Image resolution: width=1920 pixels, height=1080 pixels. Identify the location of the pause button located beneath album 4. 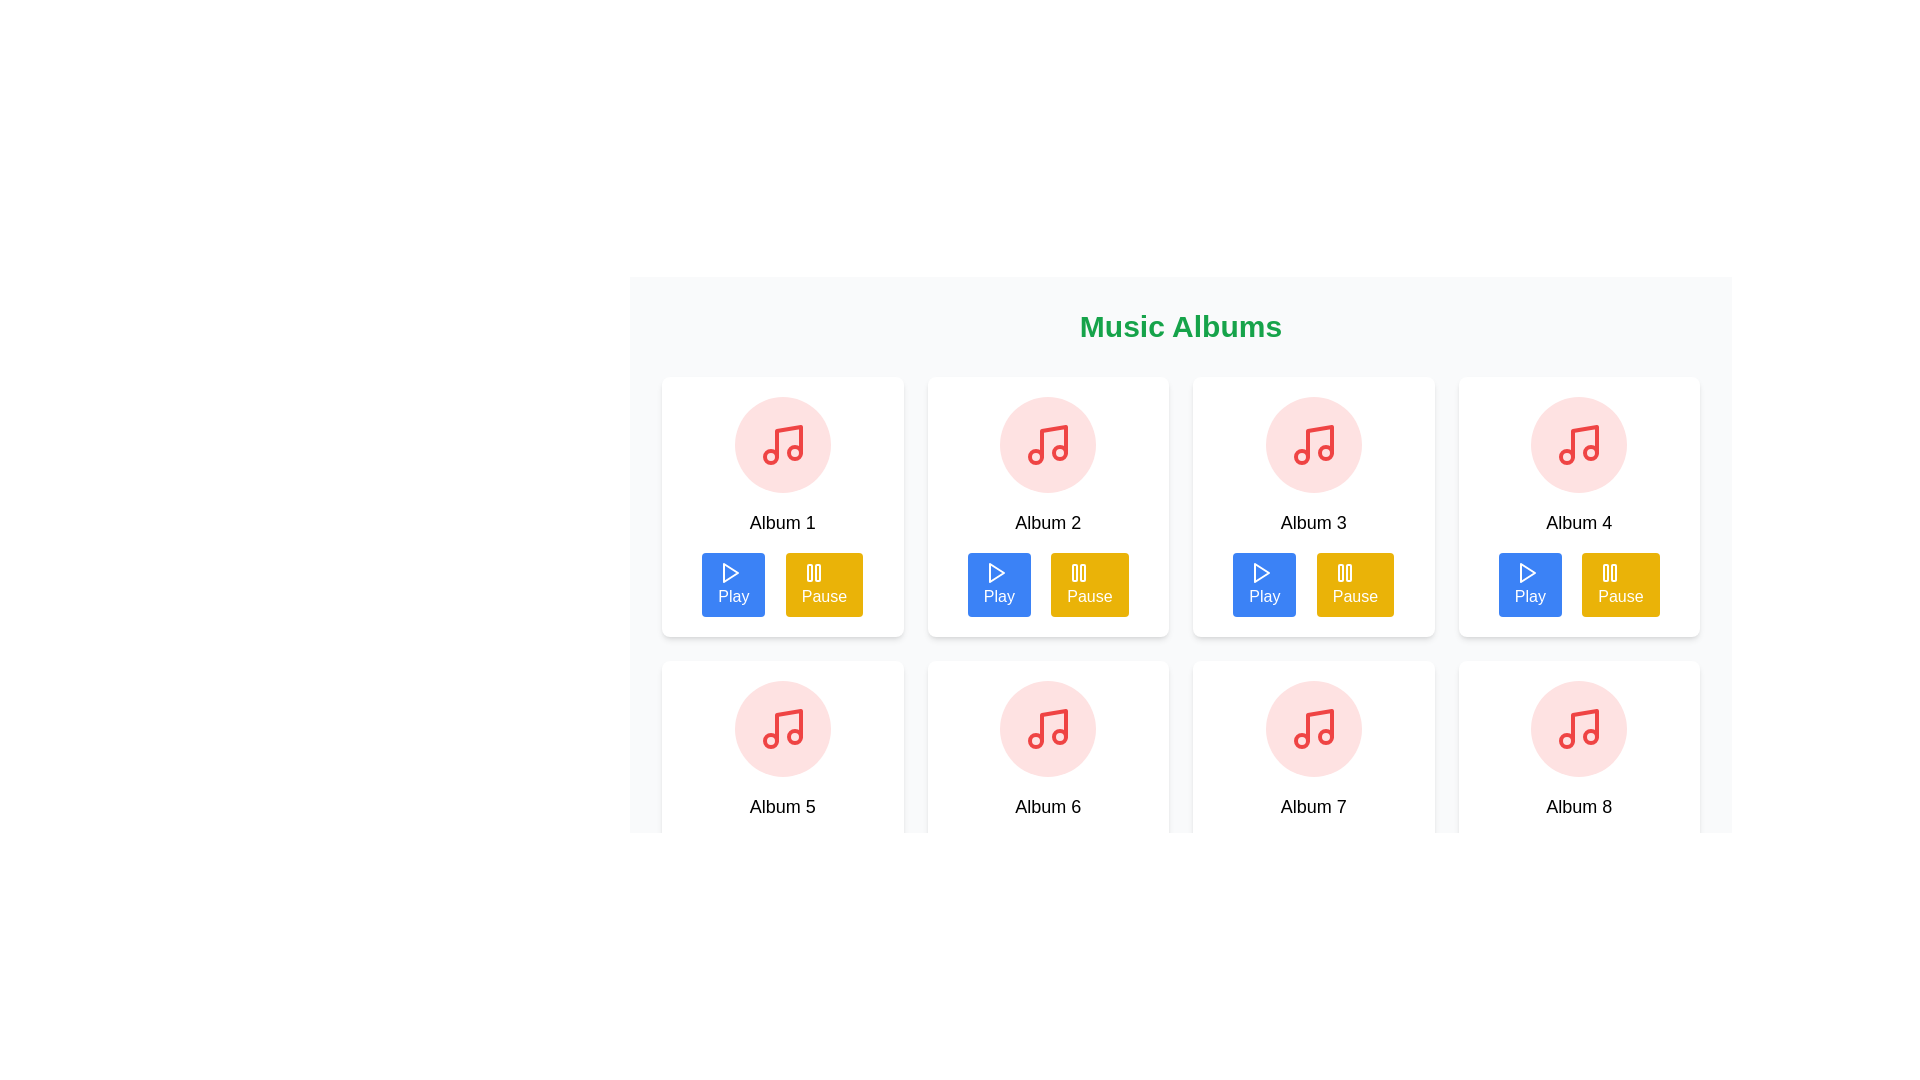
(1621, 585).